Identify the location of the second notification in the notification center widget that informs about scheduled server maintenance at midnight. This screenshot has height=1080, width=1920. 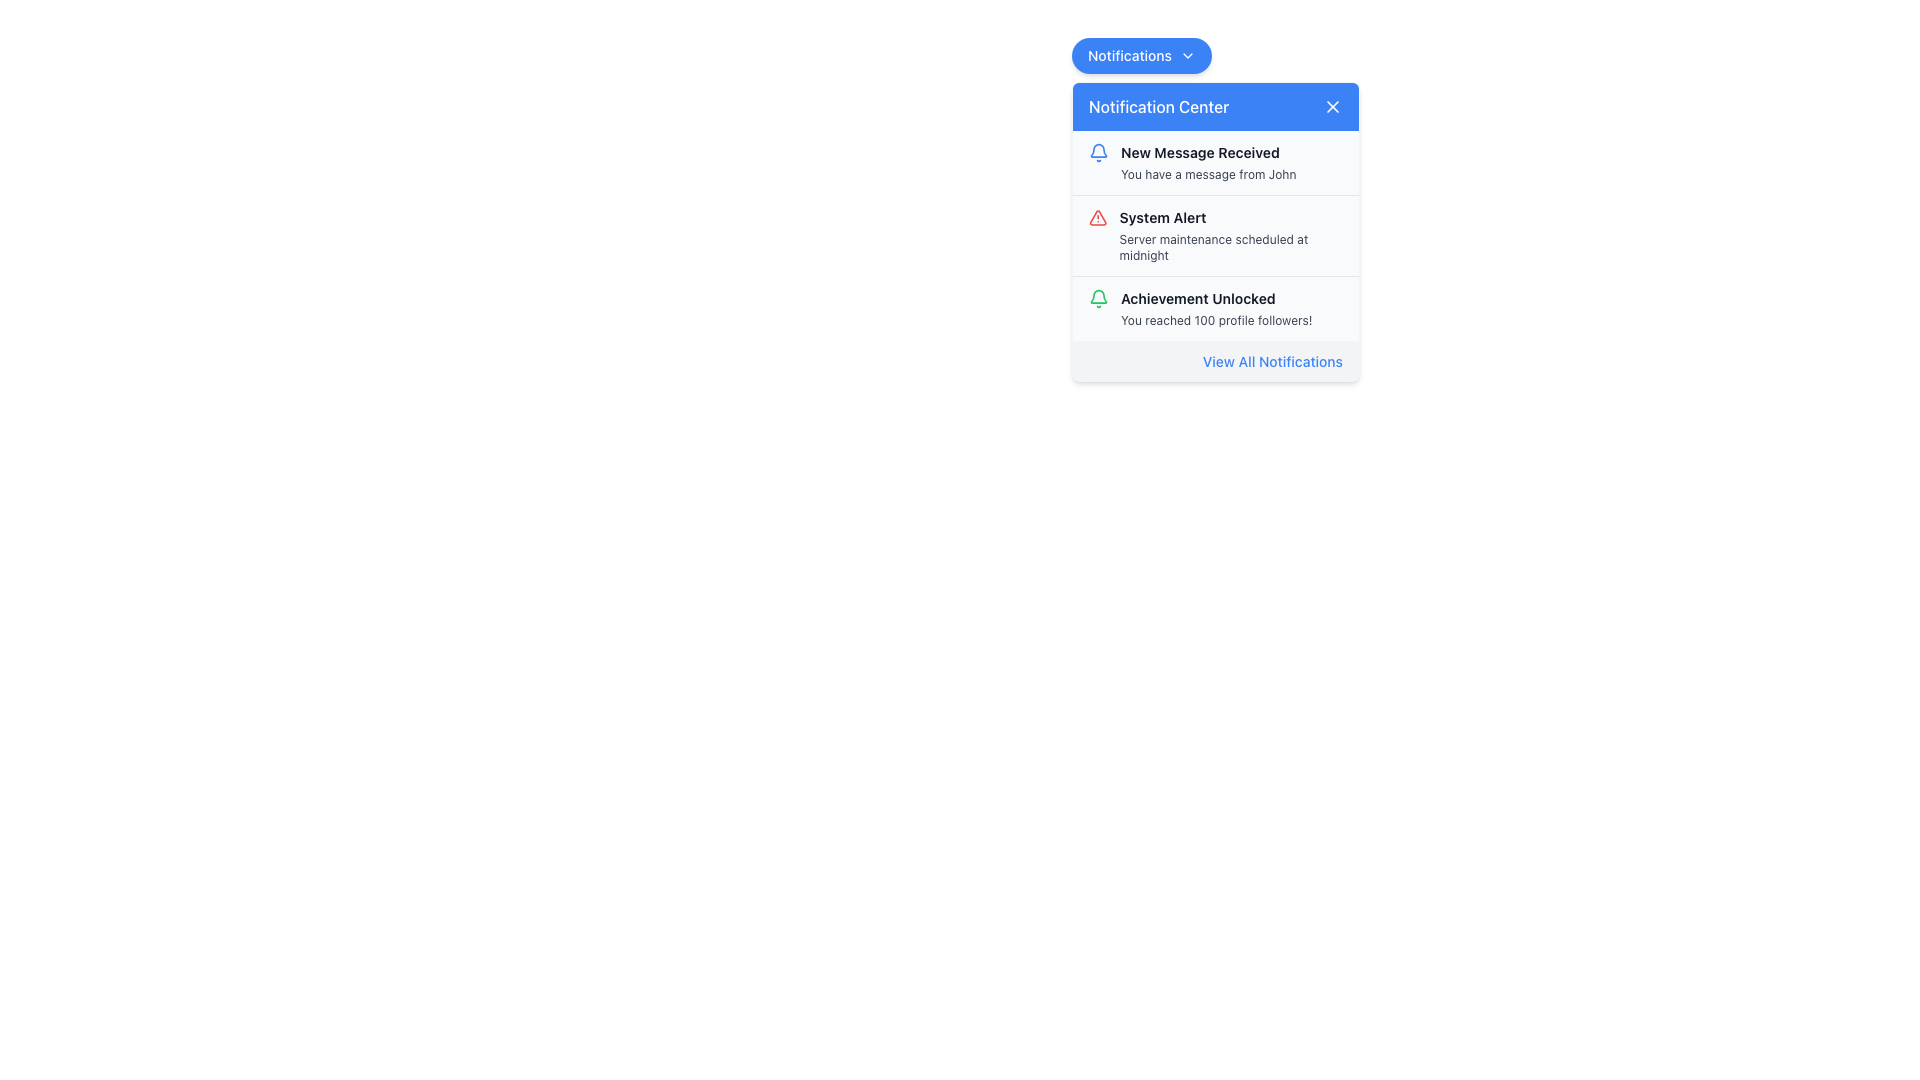
(1214, 234).